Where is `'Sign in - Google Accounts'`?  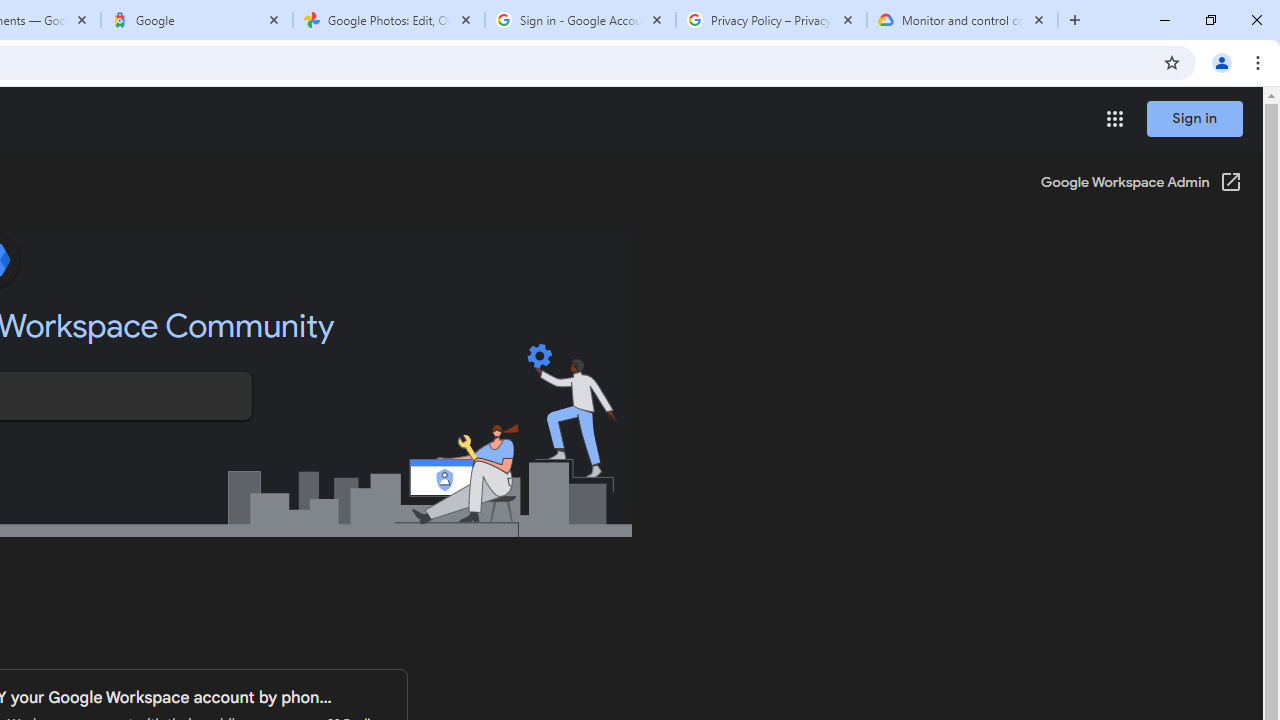
'Sign in - Google Accounts' is located at coordinates (579, 20).